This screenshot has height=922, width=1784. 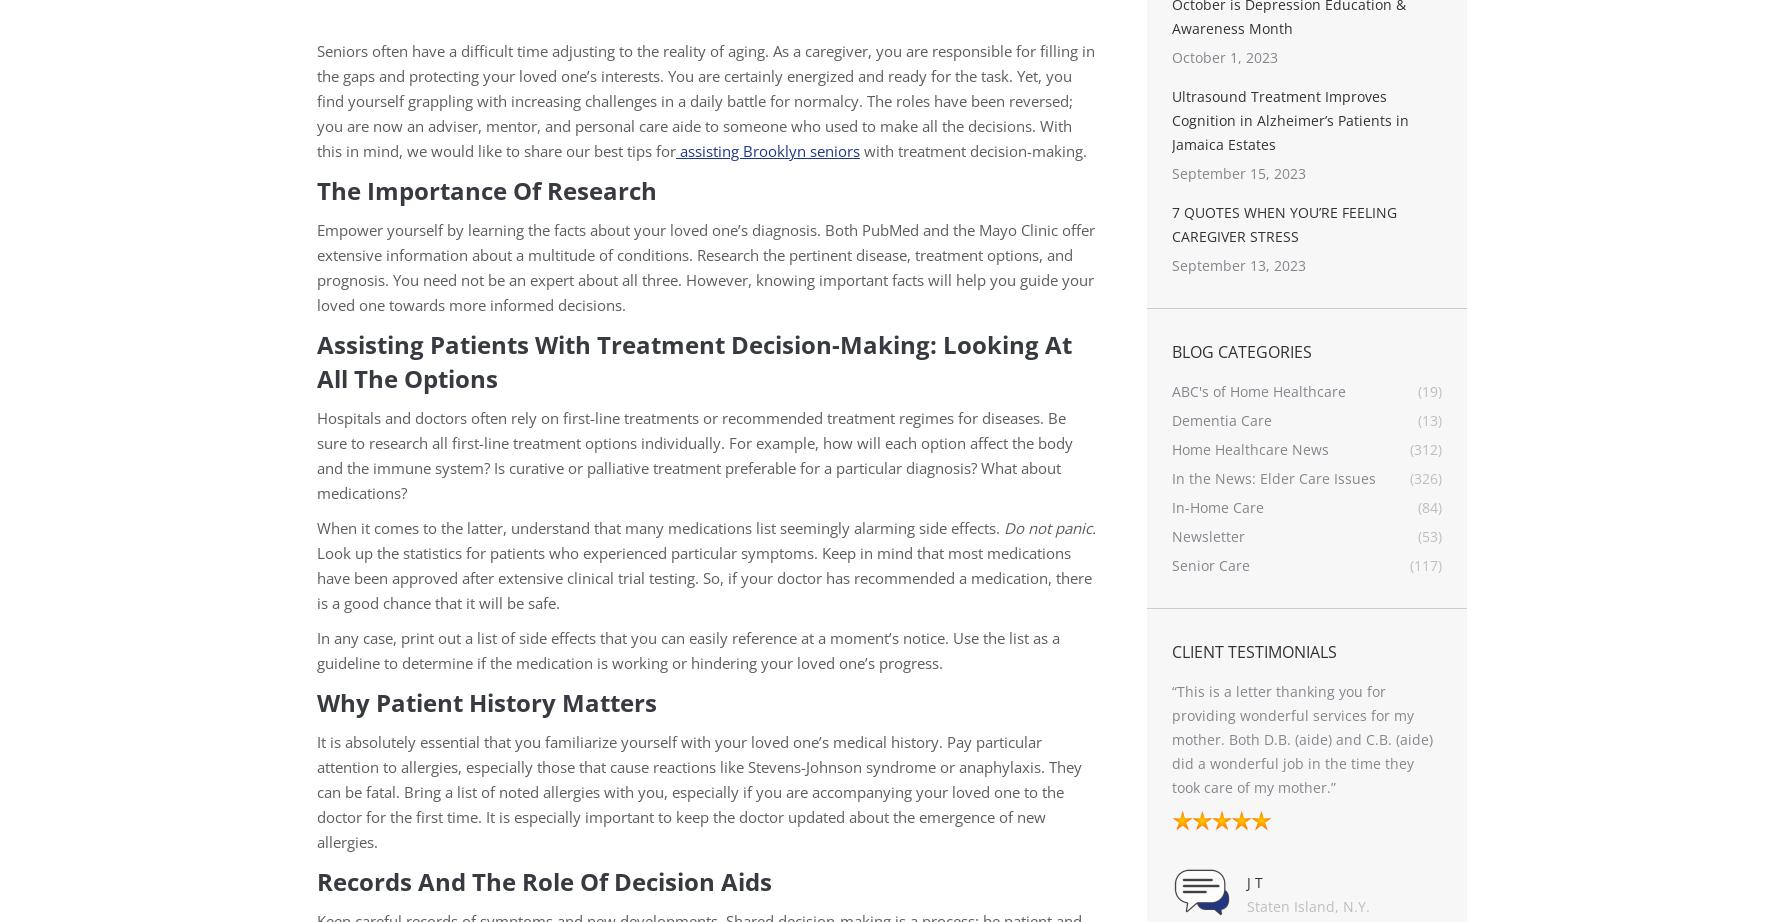 I want to click on 'Records And The Role Of Decision Aids', so click(x=544, y=880).